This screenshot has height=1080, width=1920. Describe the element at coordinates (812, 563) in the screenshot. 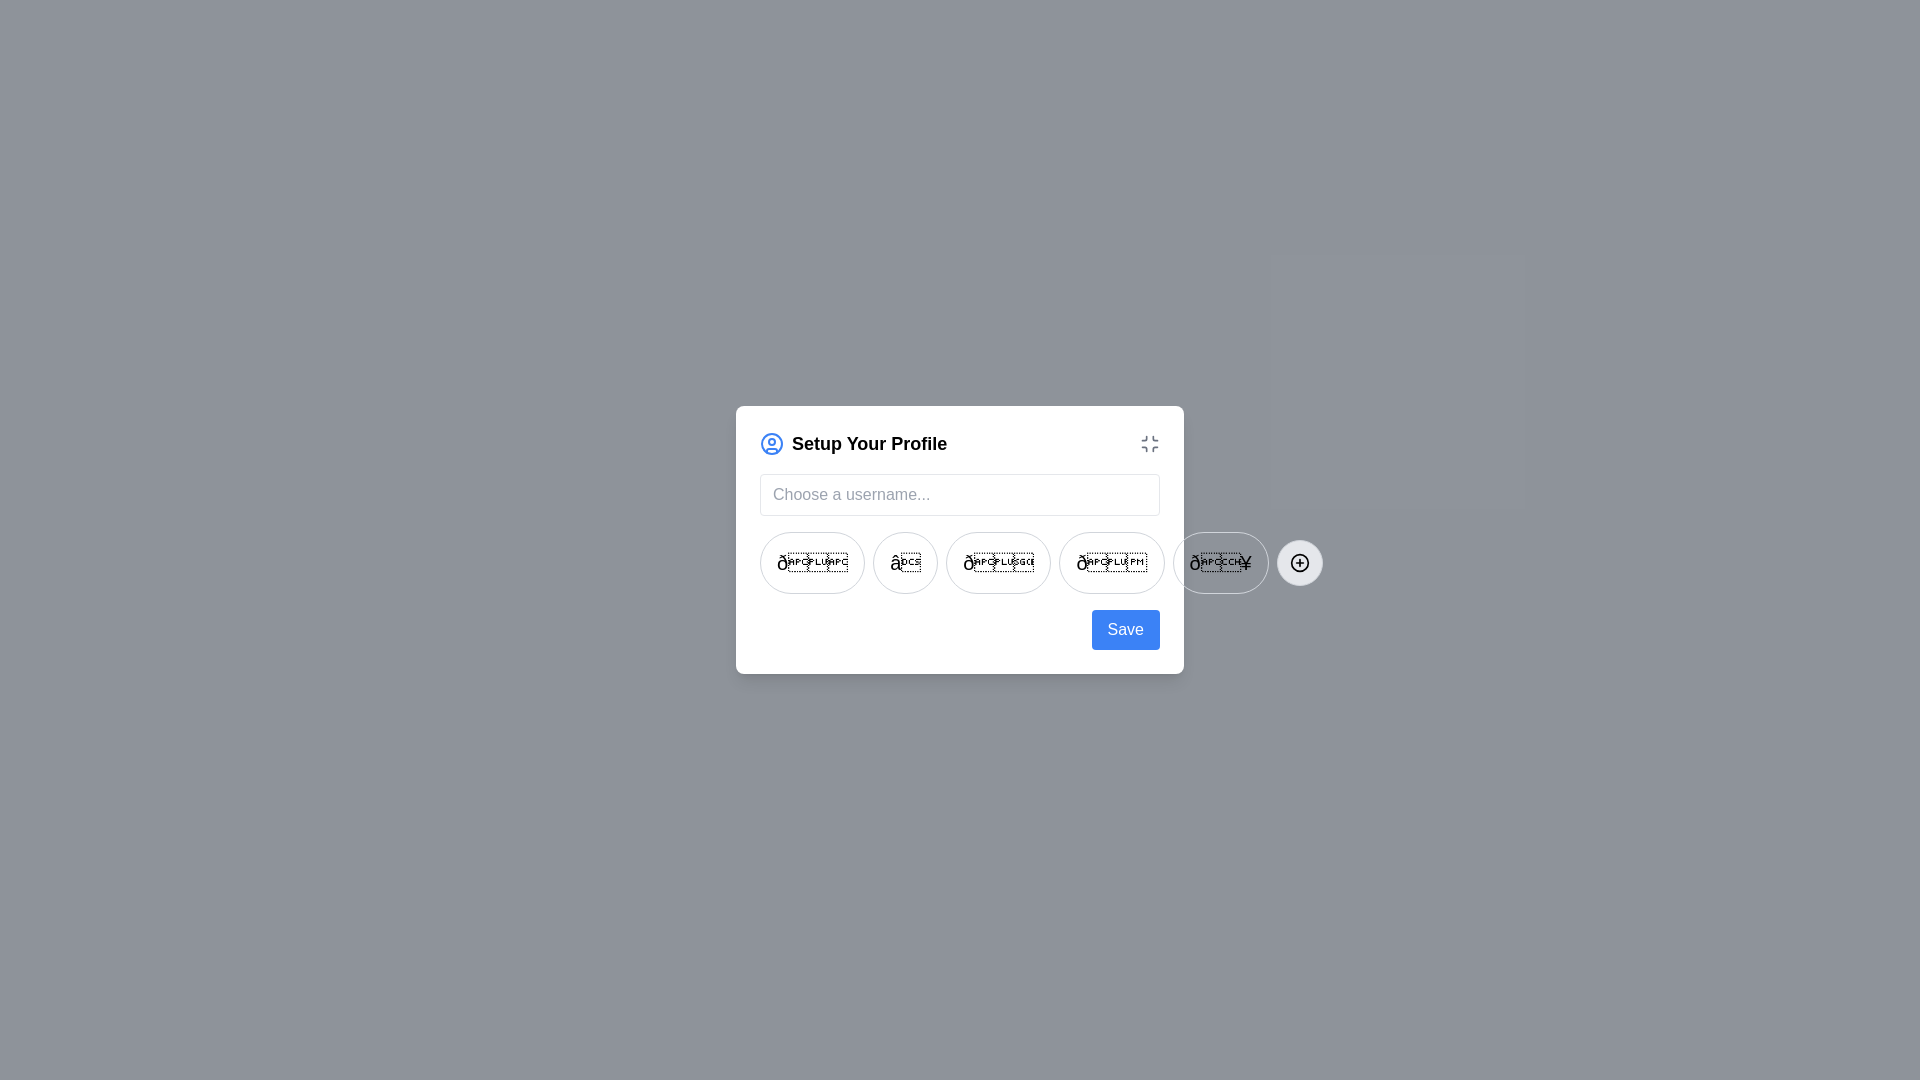

I see `the circular button with a star icon, which is the first button in a horizontal group of similar buttons within a modal dialog box` at that location.